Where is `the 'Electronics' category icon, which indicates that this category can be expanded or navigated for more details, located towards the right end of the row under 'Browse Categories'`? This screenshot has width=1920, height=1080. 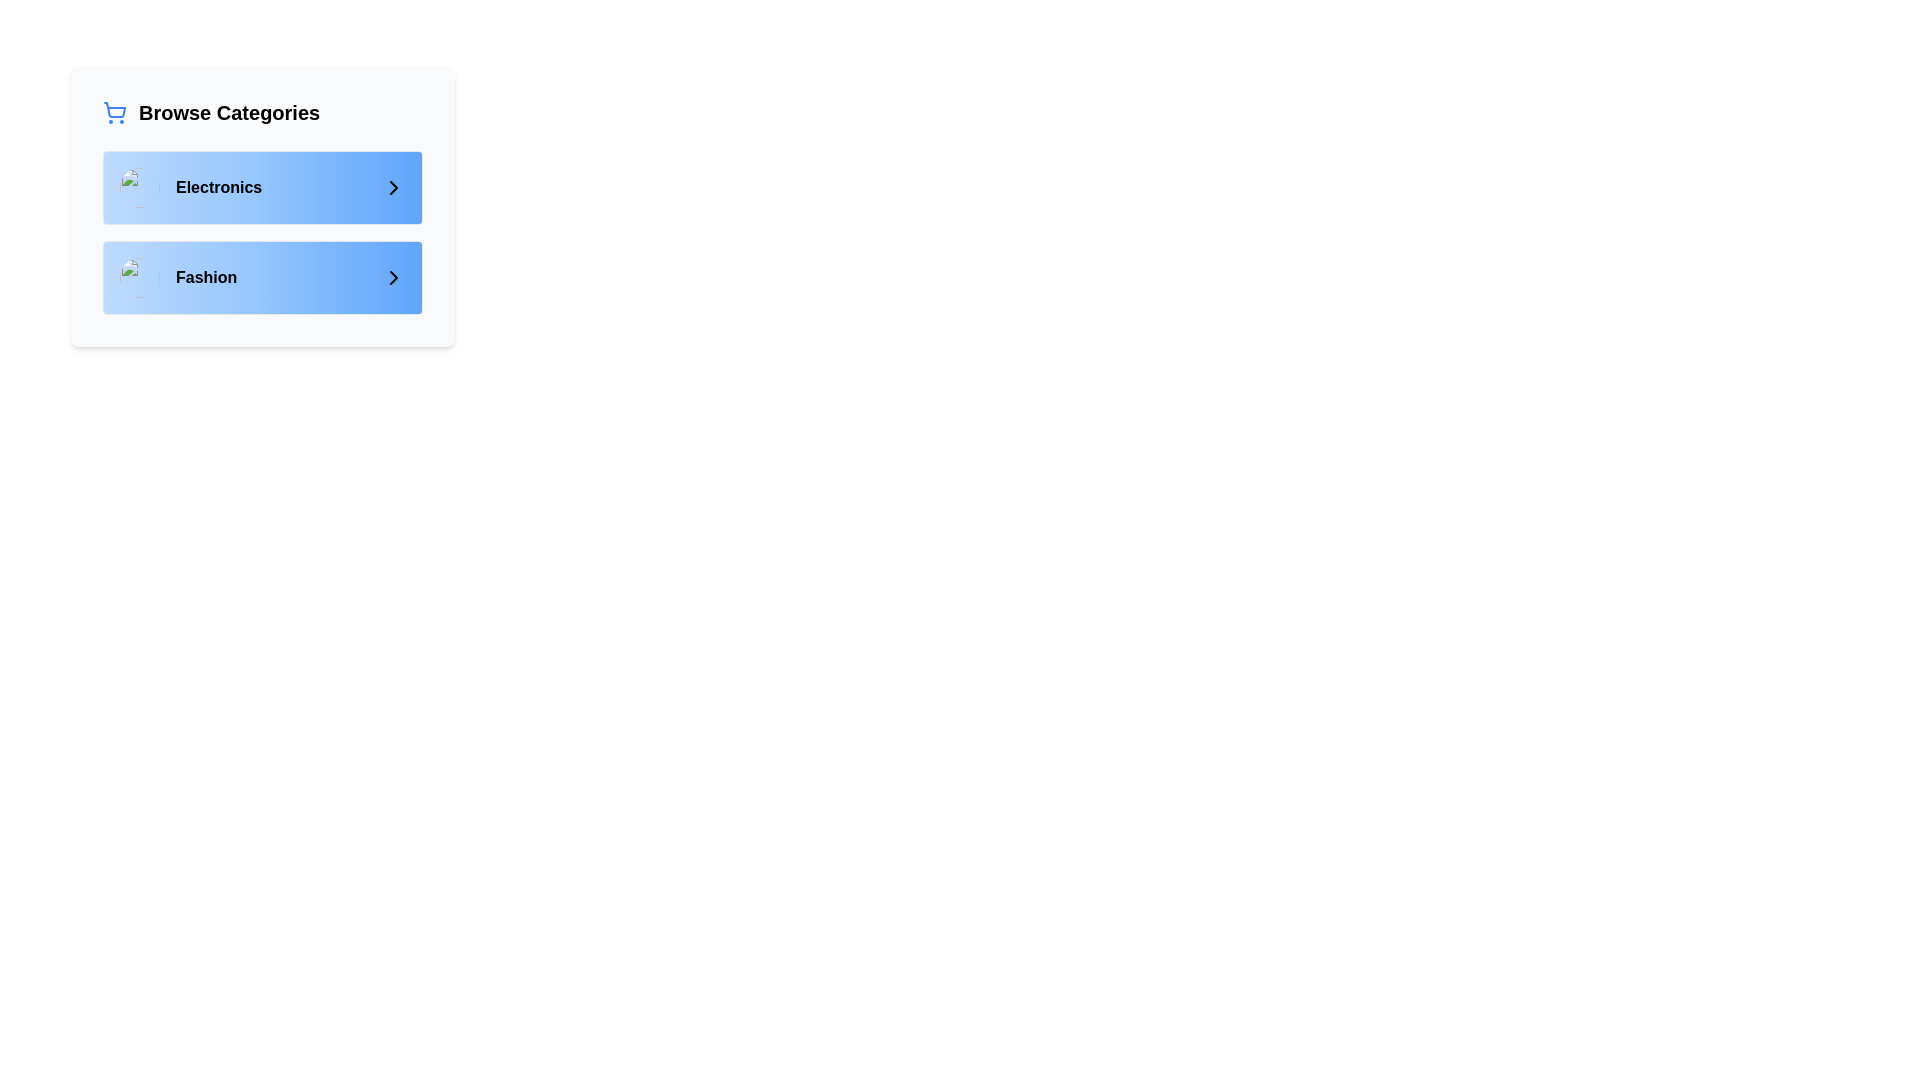
the 'Electronics' category icon, which indicates that this category can be expanded or navigated for more details, located towards the right end of the row under 'Browse Categories' is located at coordinates (393, 188).